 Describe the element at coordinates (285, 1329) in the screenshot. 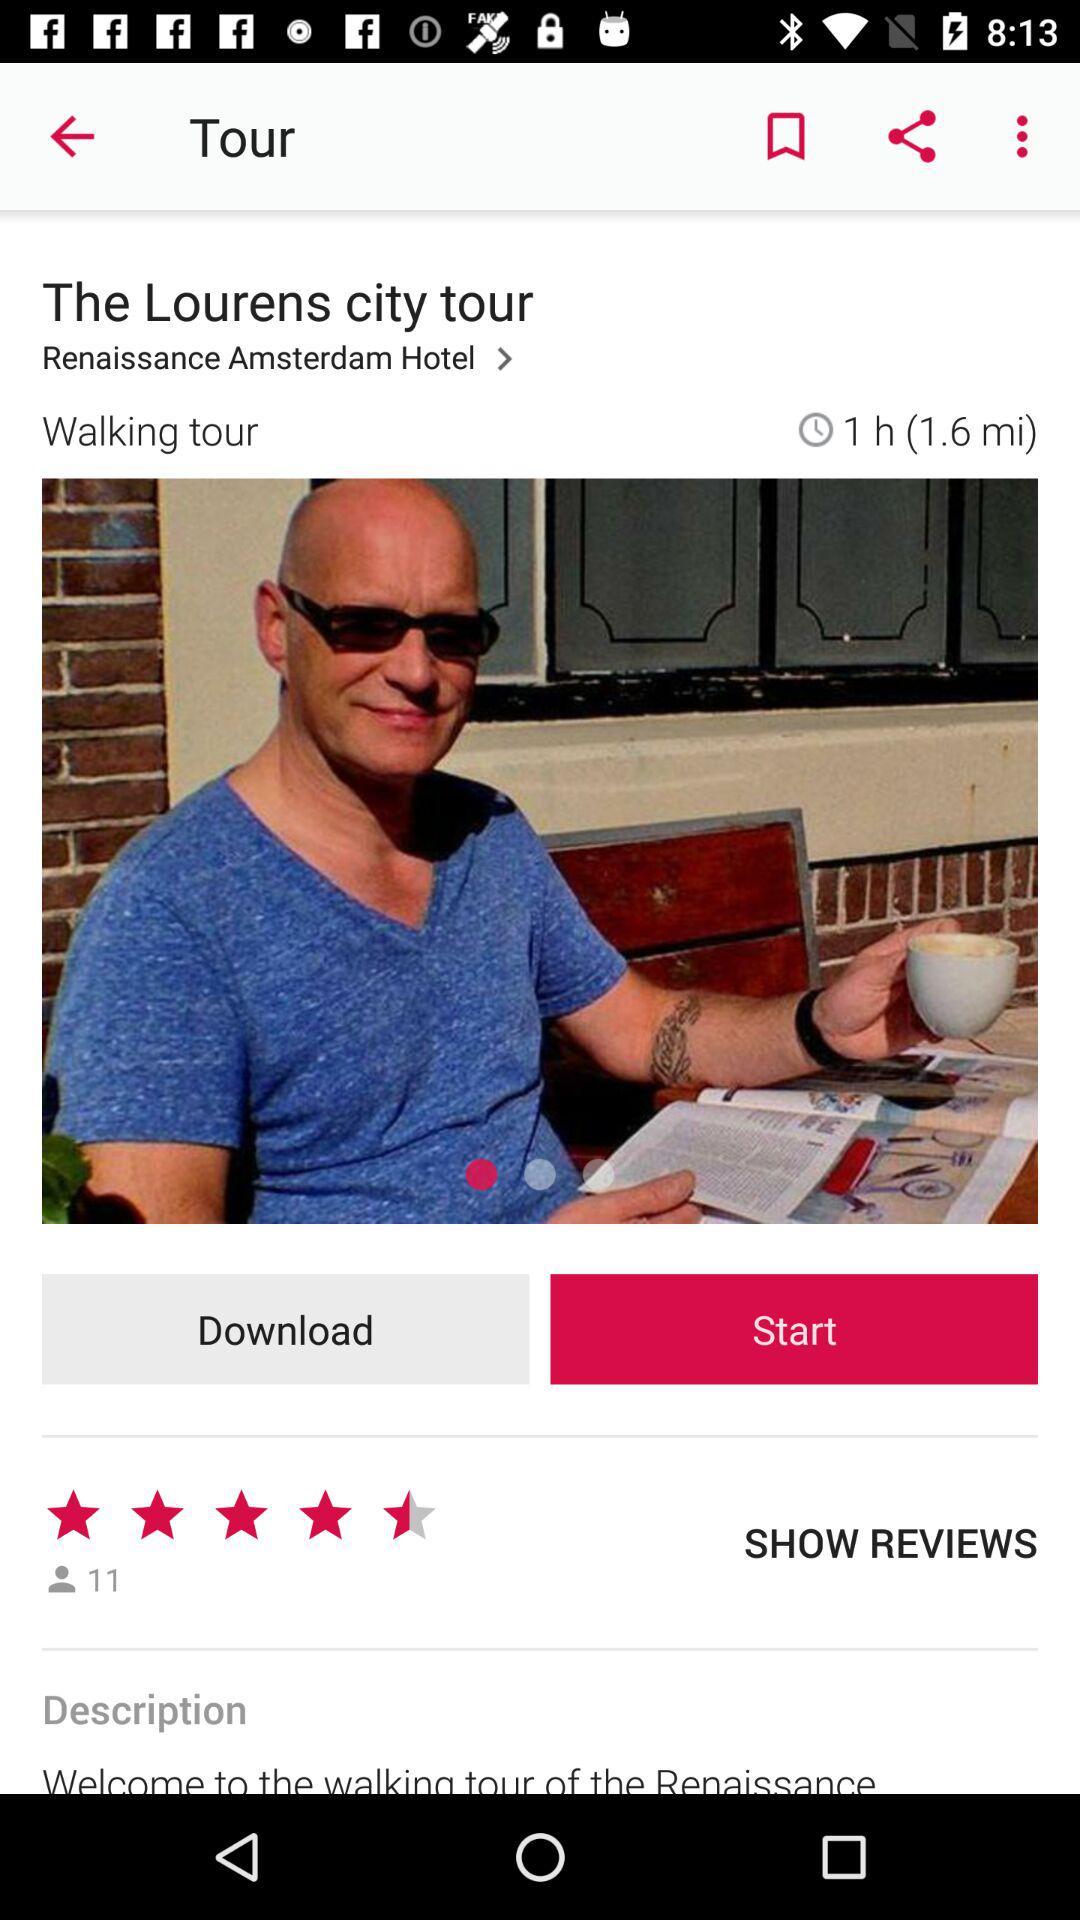

I see `the text left to start` at that location.